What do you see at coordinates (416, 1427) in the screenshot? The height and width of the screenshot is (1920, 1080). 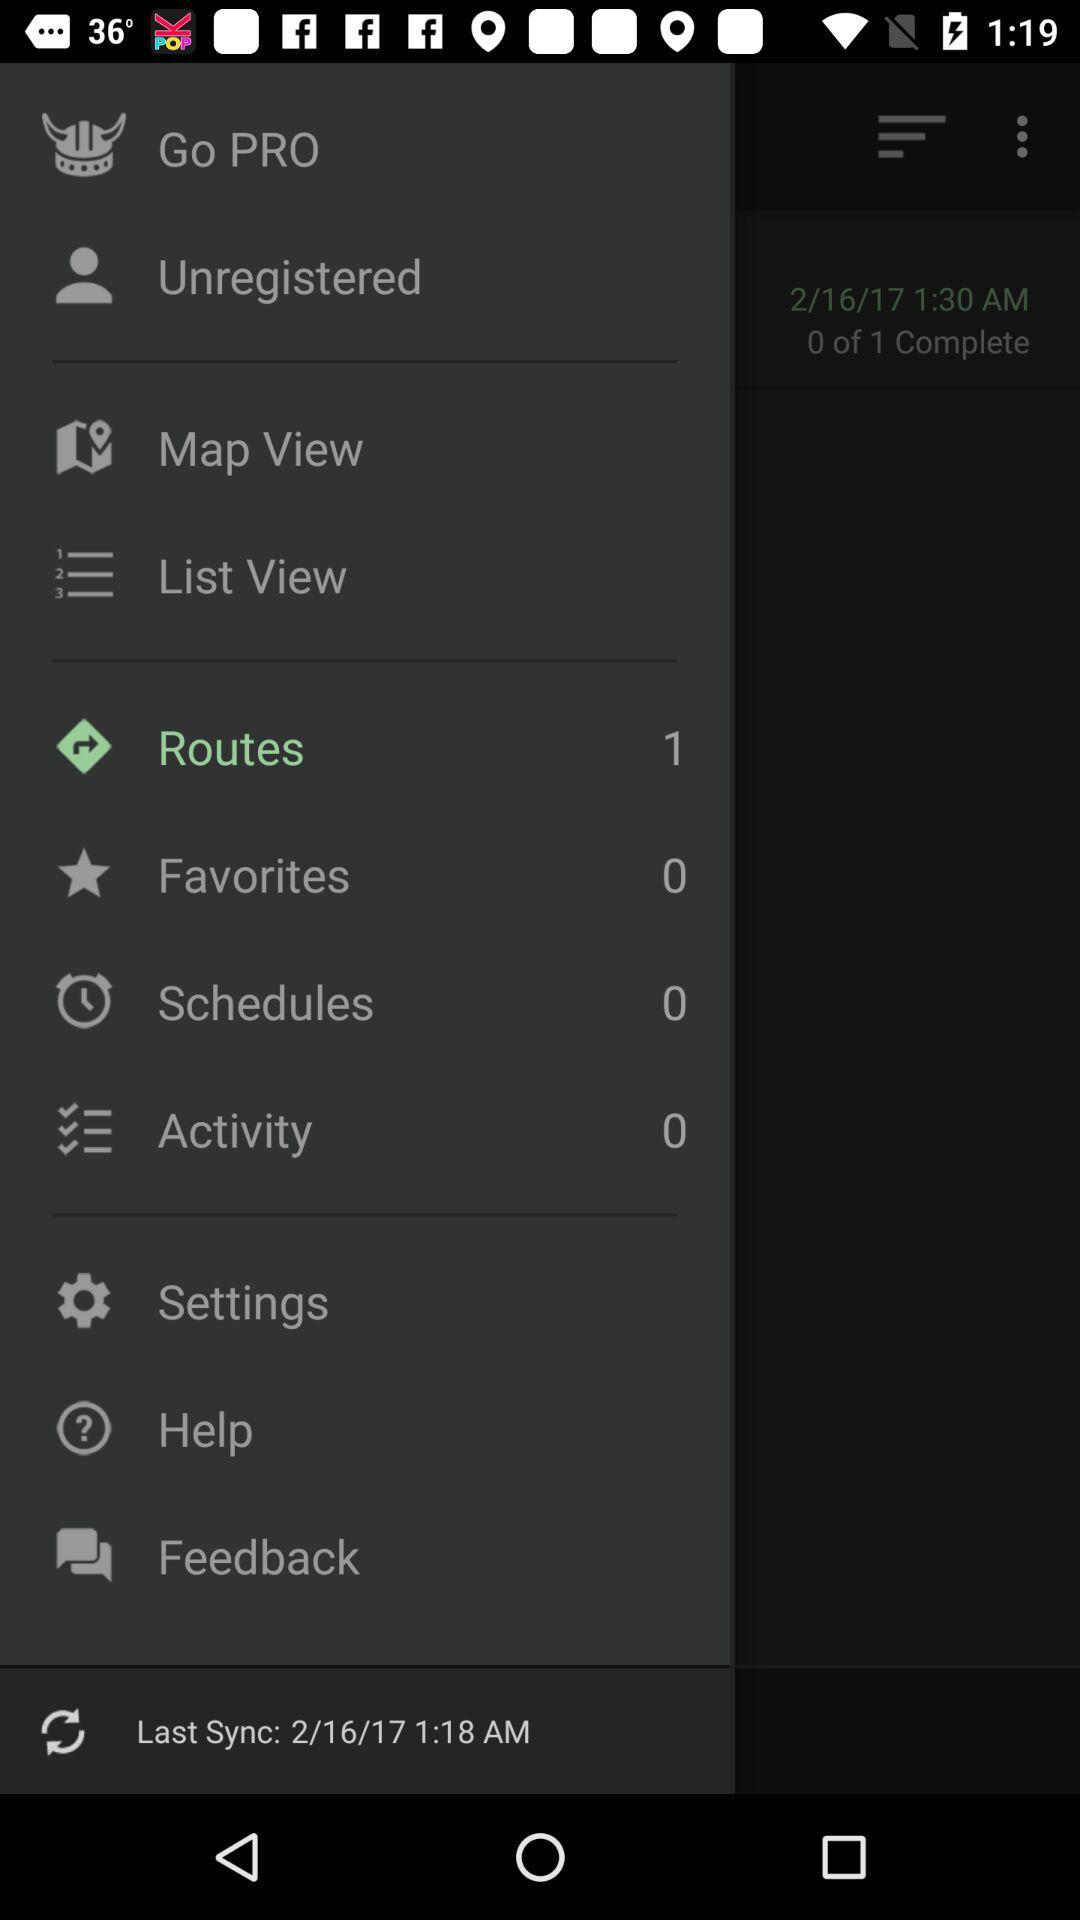 I see `the icon above the feedback item` at bounding box center [416, 1427].